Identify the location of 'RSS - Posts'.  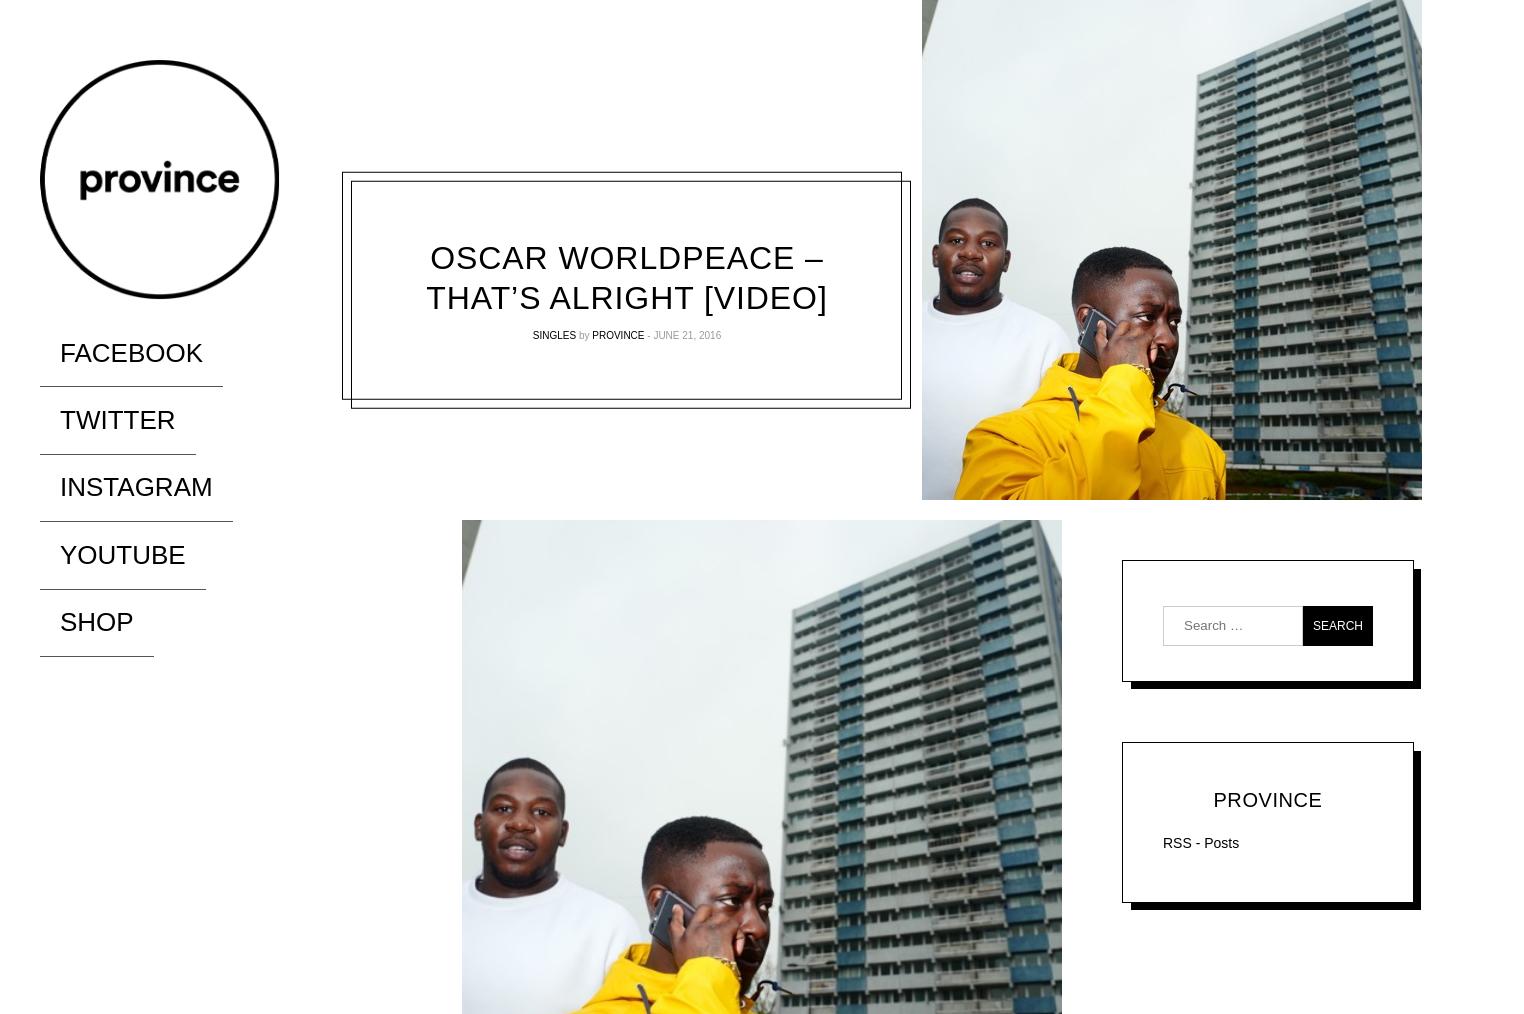
(1161, 843).